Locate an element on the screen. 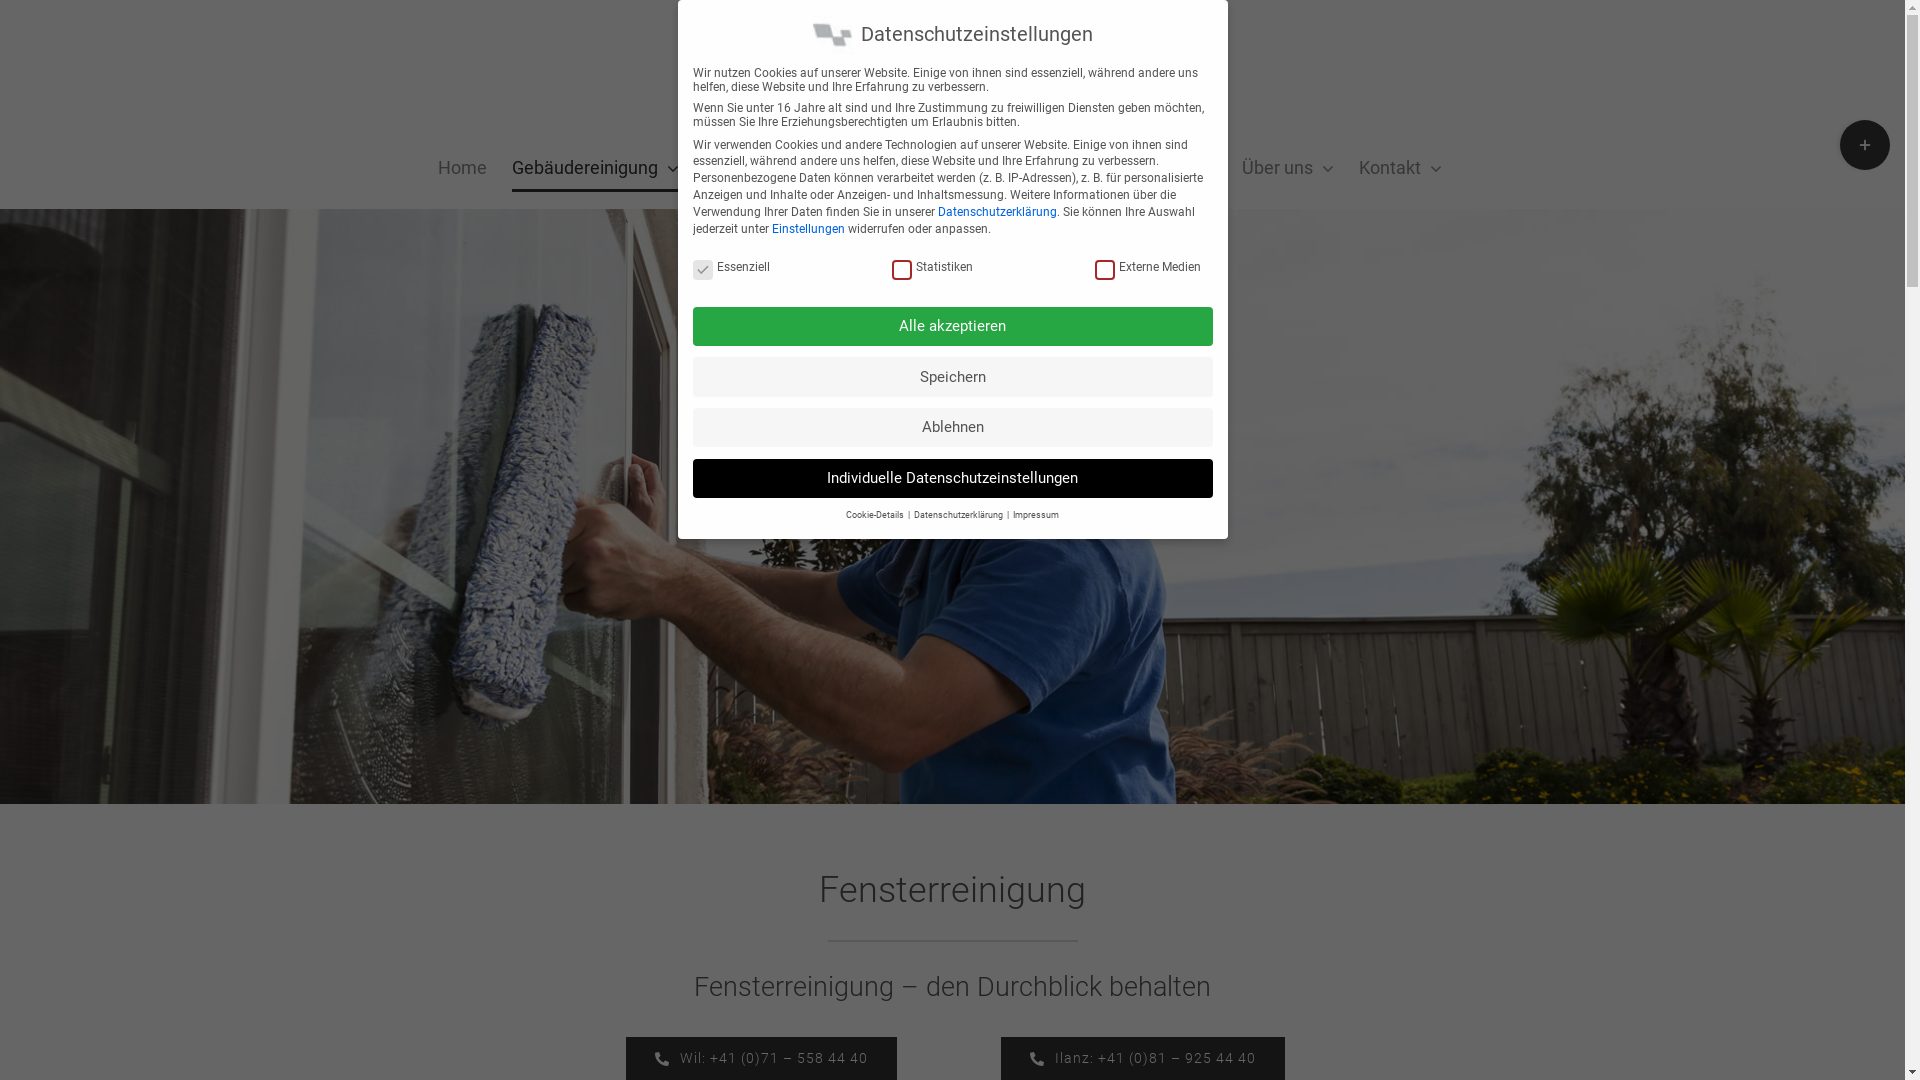  'Individuelle Datenschutzeinstellungen' is located at coordinates (950, 478).